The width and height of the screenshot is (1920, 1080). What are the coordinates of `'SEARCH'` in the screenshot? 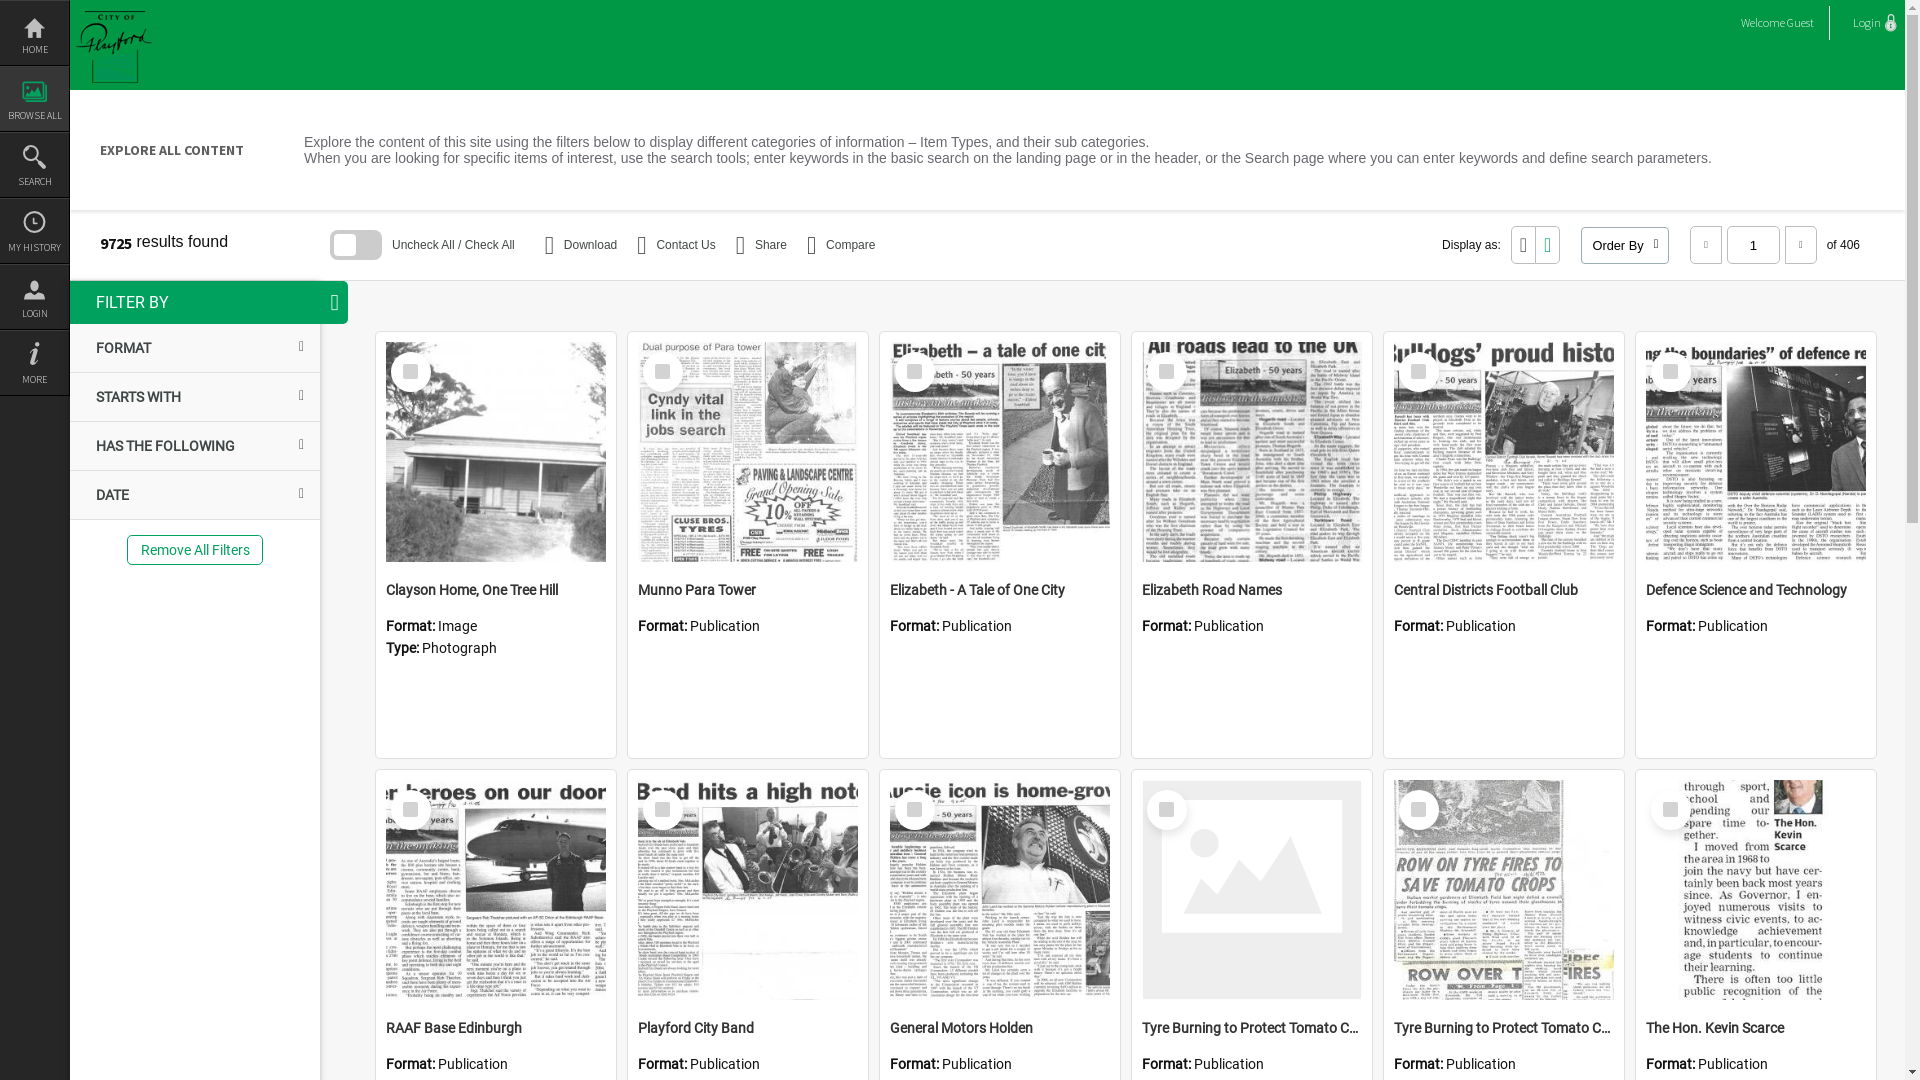 It's located at (34, 164).